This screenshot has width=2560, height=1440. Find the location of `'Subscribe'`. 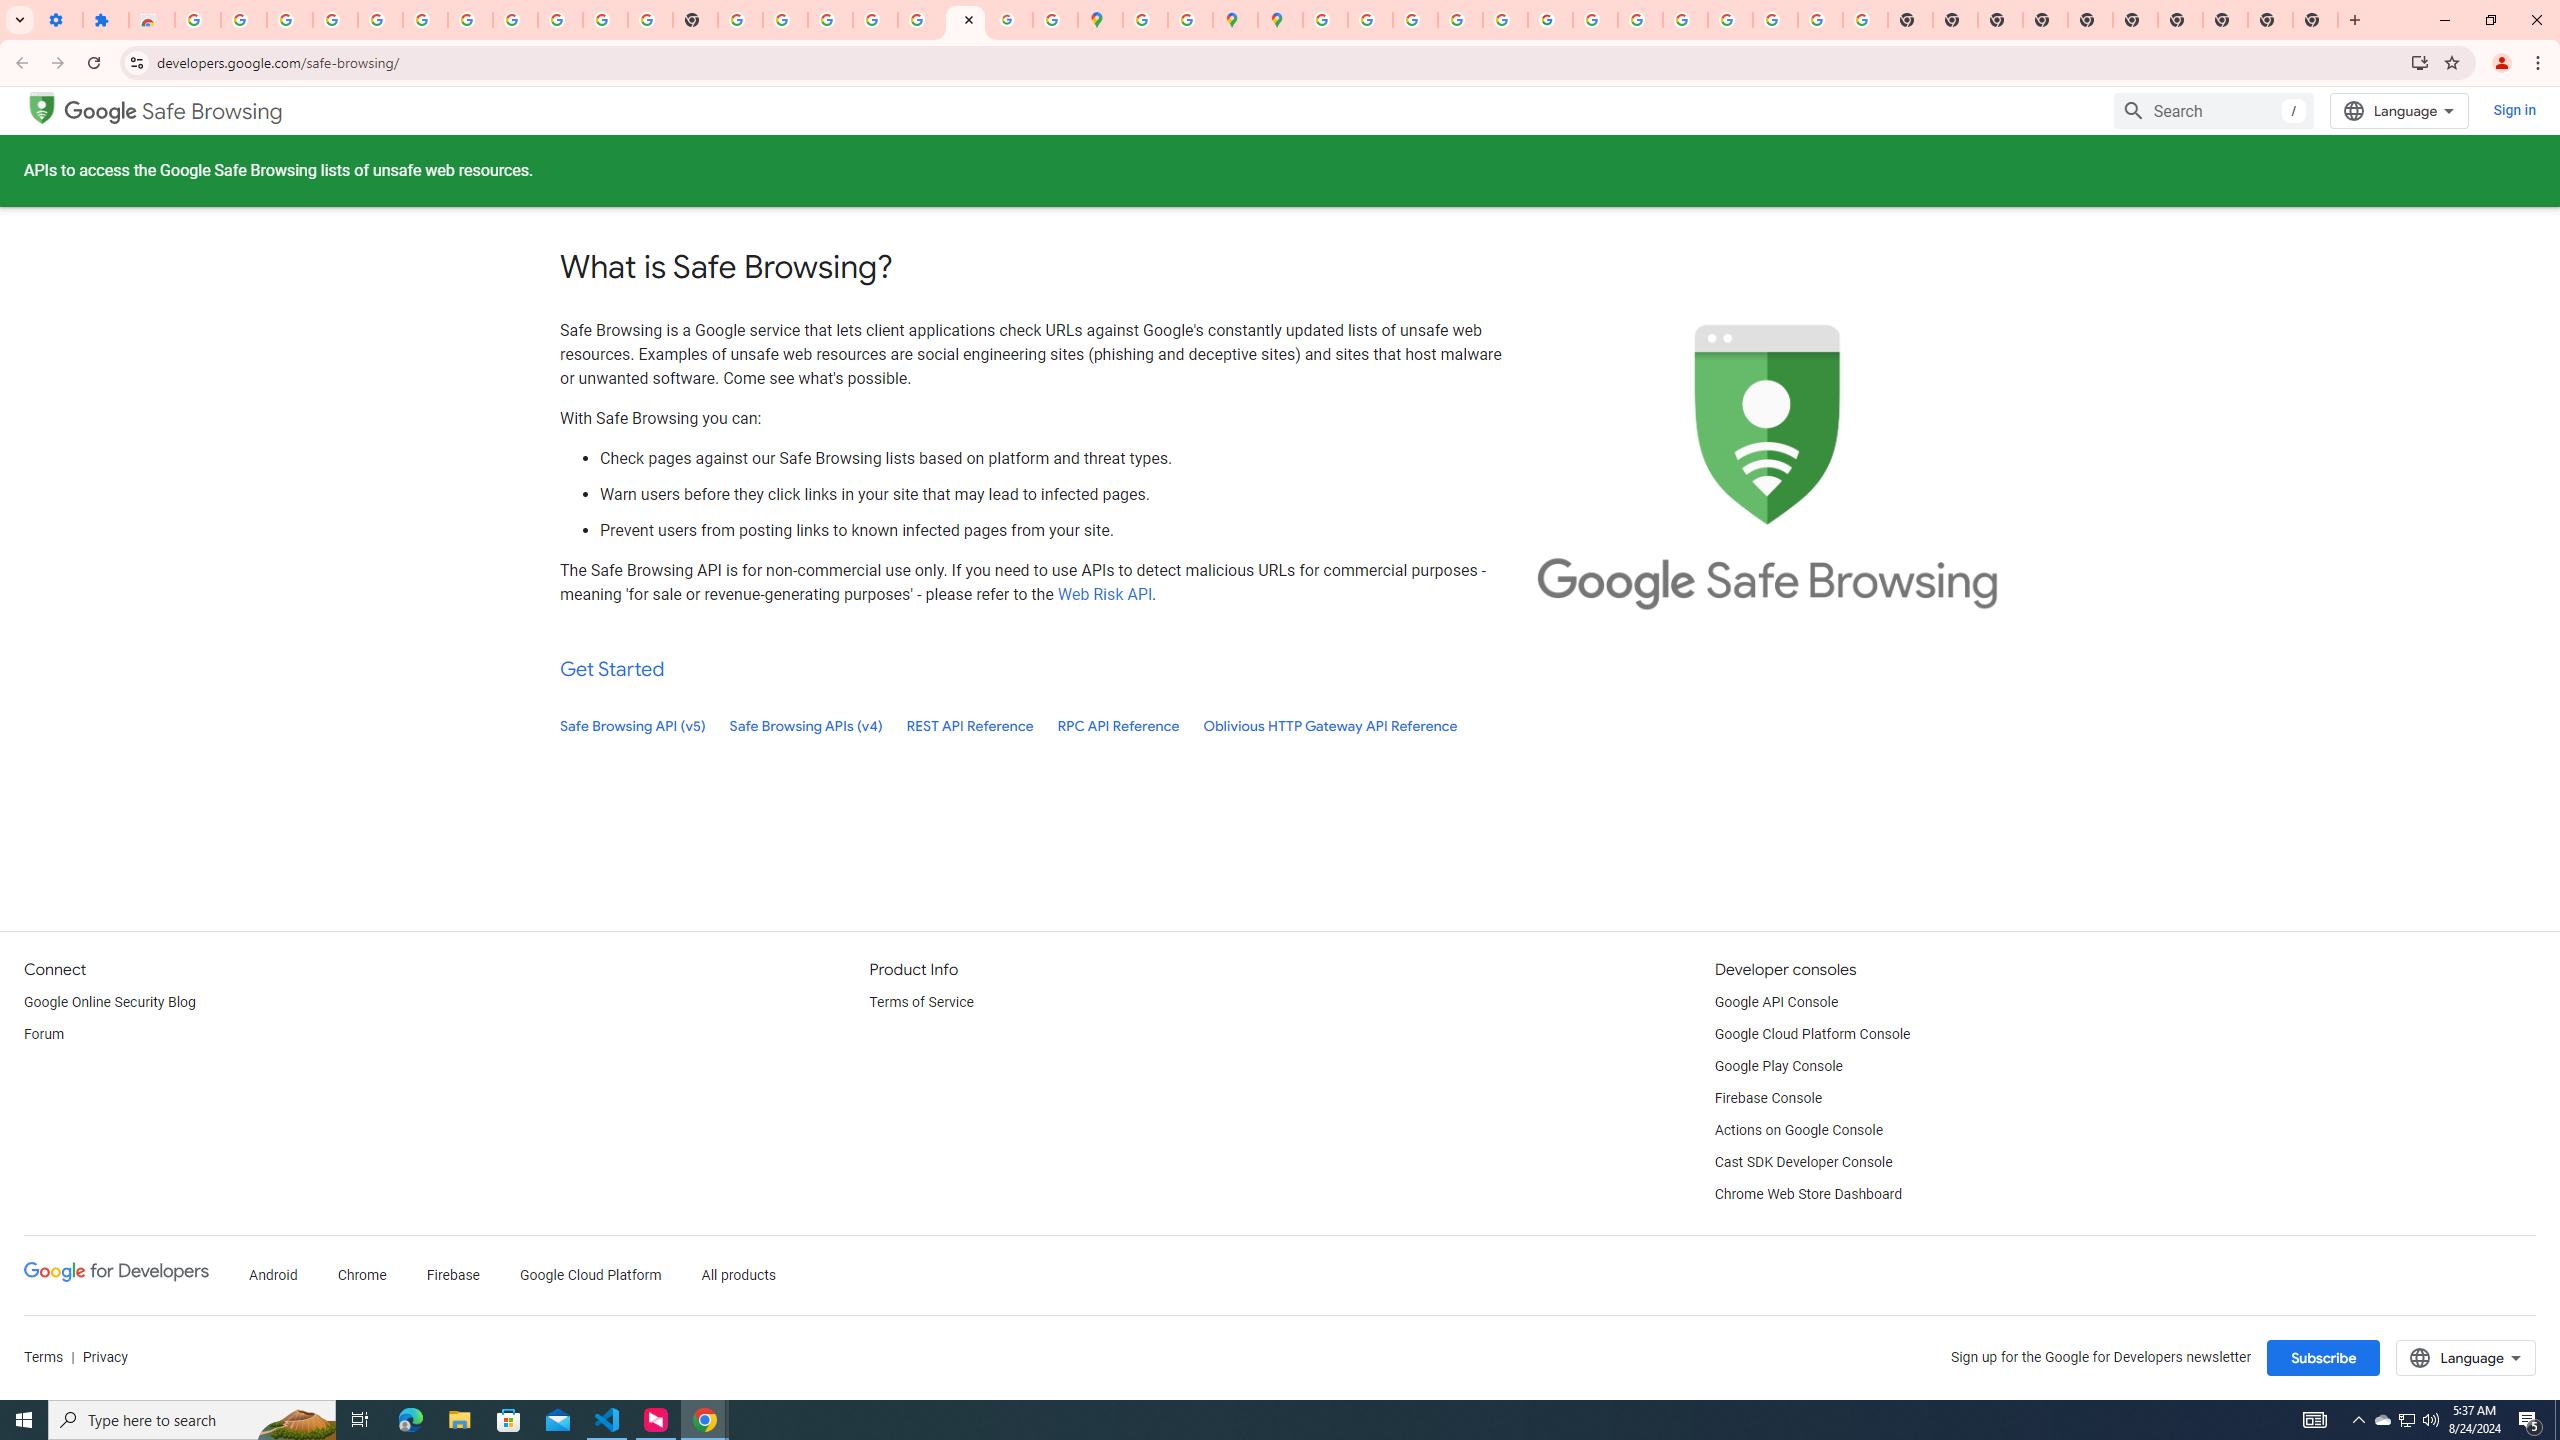

'Subscribe' is located at coordinates (2323, 1357).